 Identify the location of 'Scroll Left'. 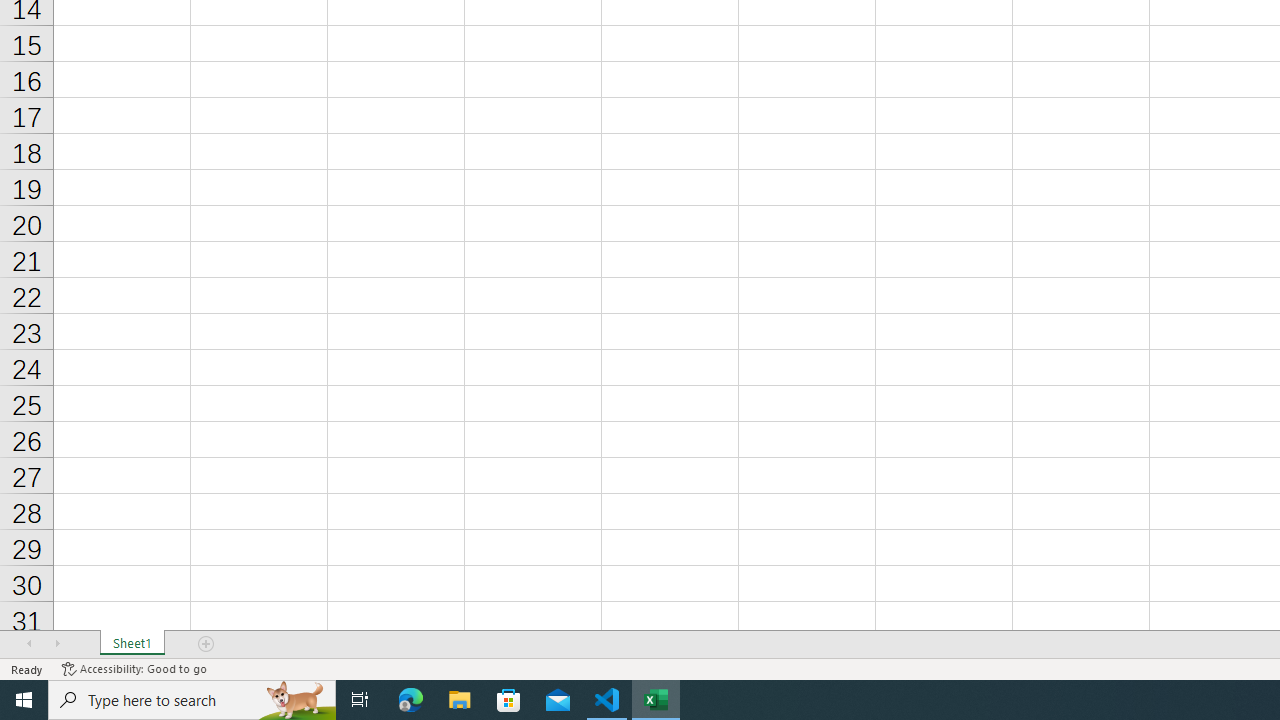
(29, 644).